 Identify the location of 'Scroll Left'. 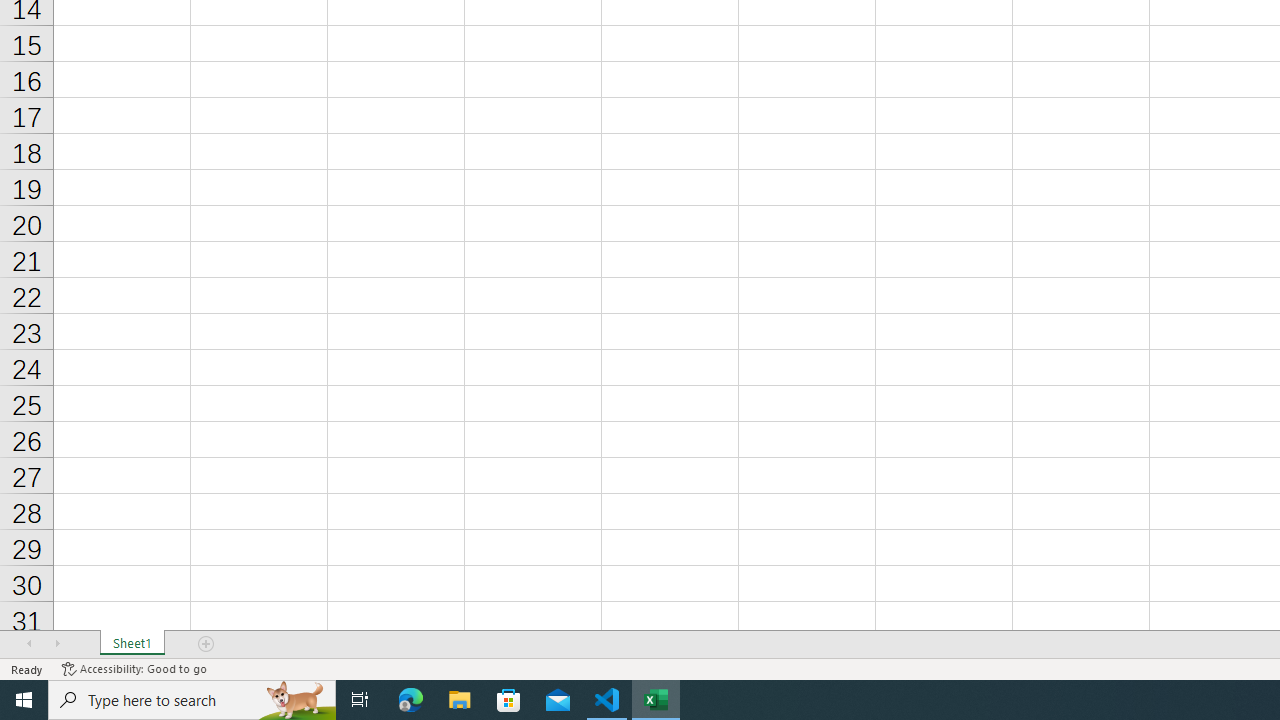
(29, 644).